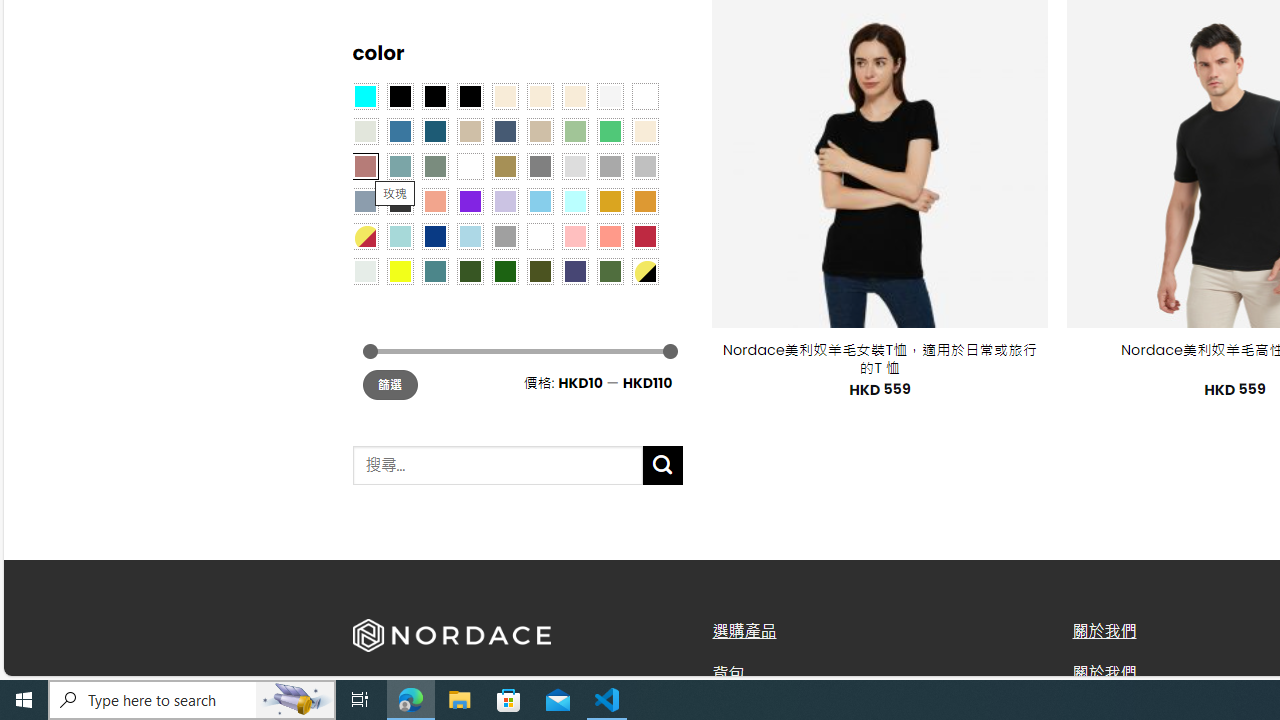 Image resolution: width=1280 pixels, height=720 pixels. Describe the element at coordinates (573, 95) in the screenshot. I see `'Cream'` at that location.